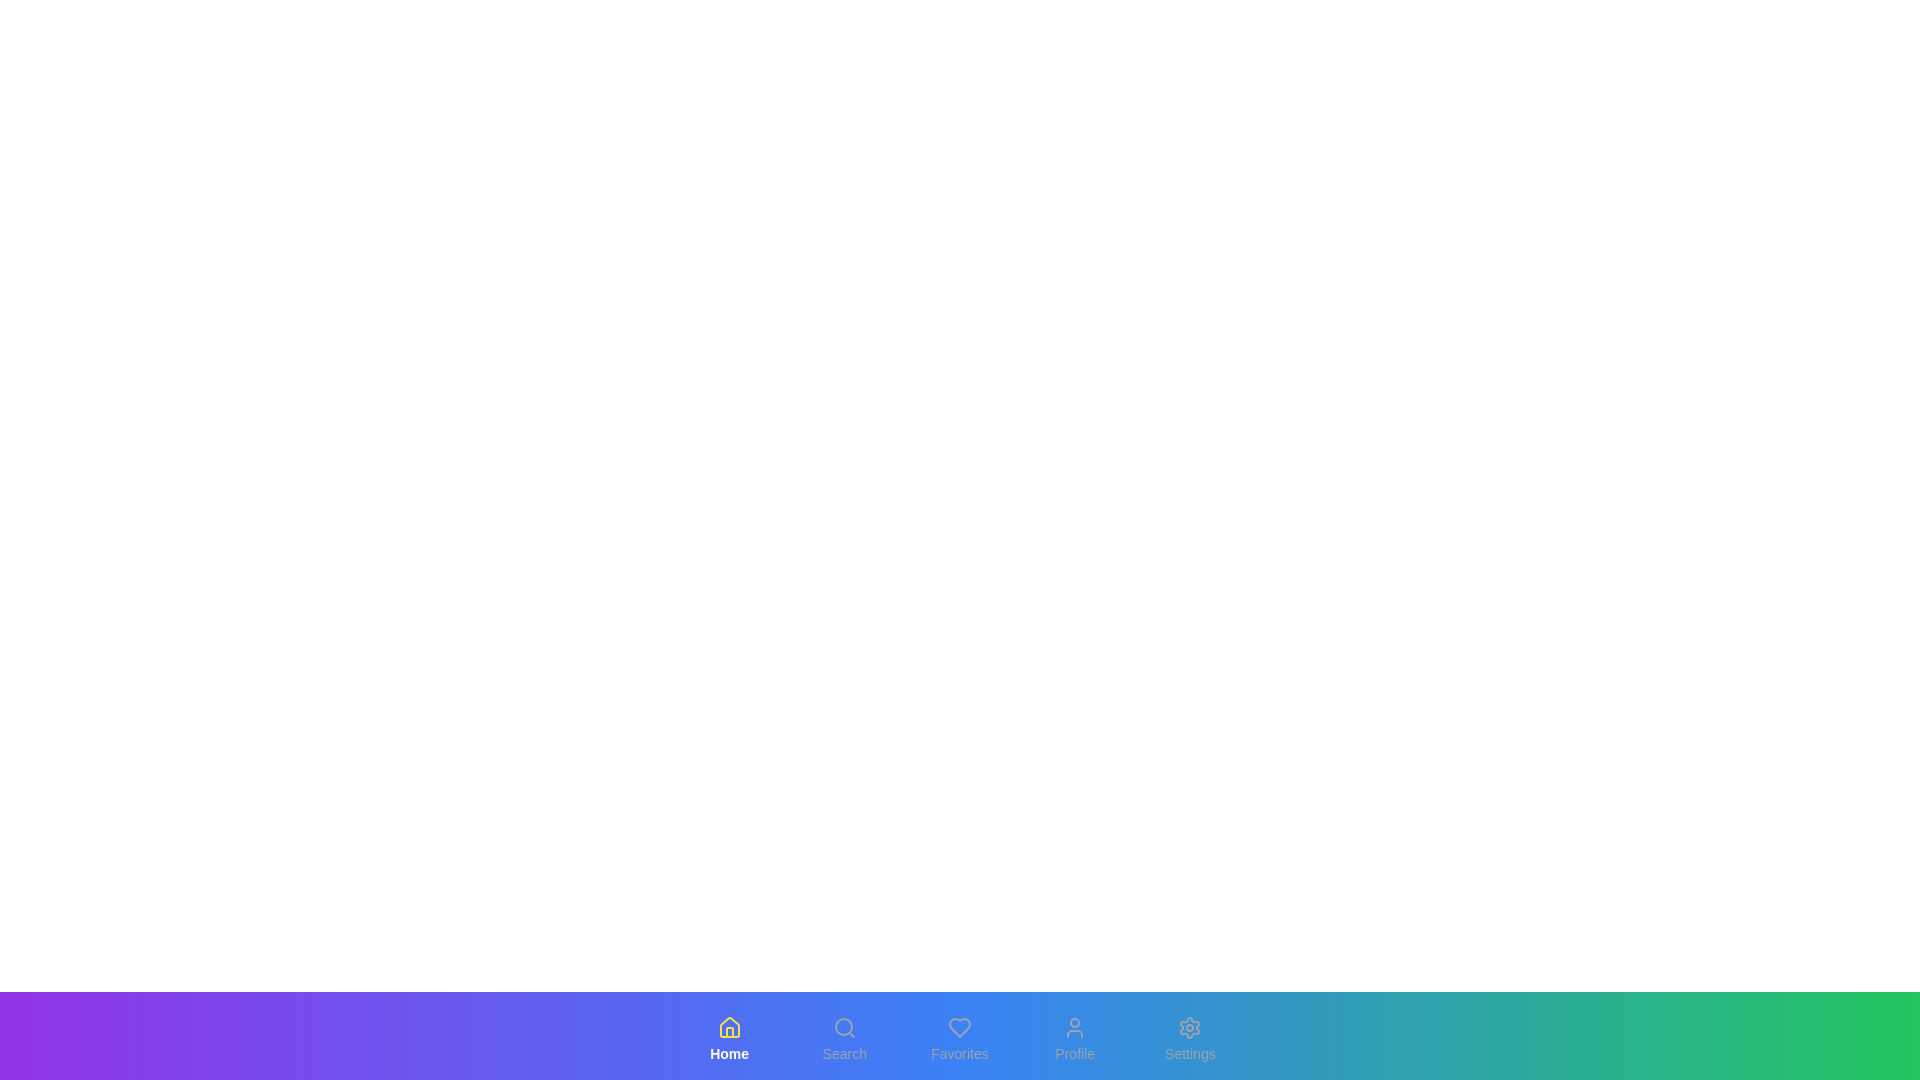 The image size is (1920, 1080). What do you see at coordinates (1190, 1039) in the screenshot?
I see `the tab corresponding to Settings` at bounding box center [1190, 1039].